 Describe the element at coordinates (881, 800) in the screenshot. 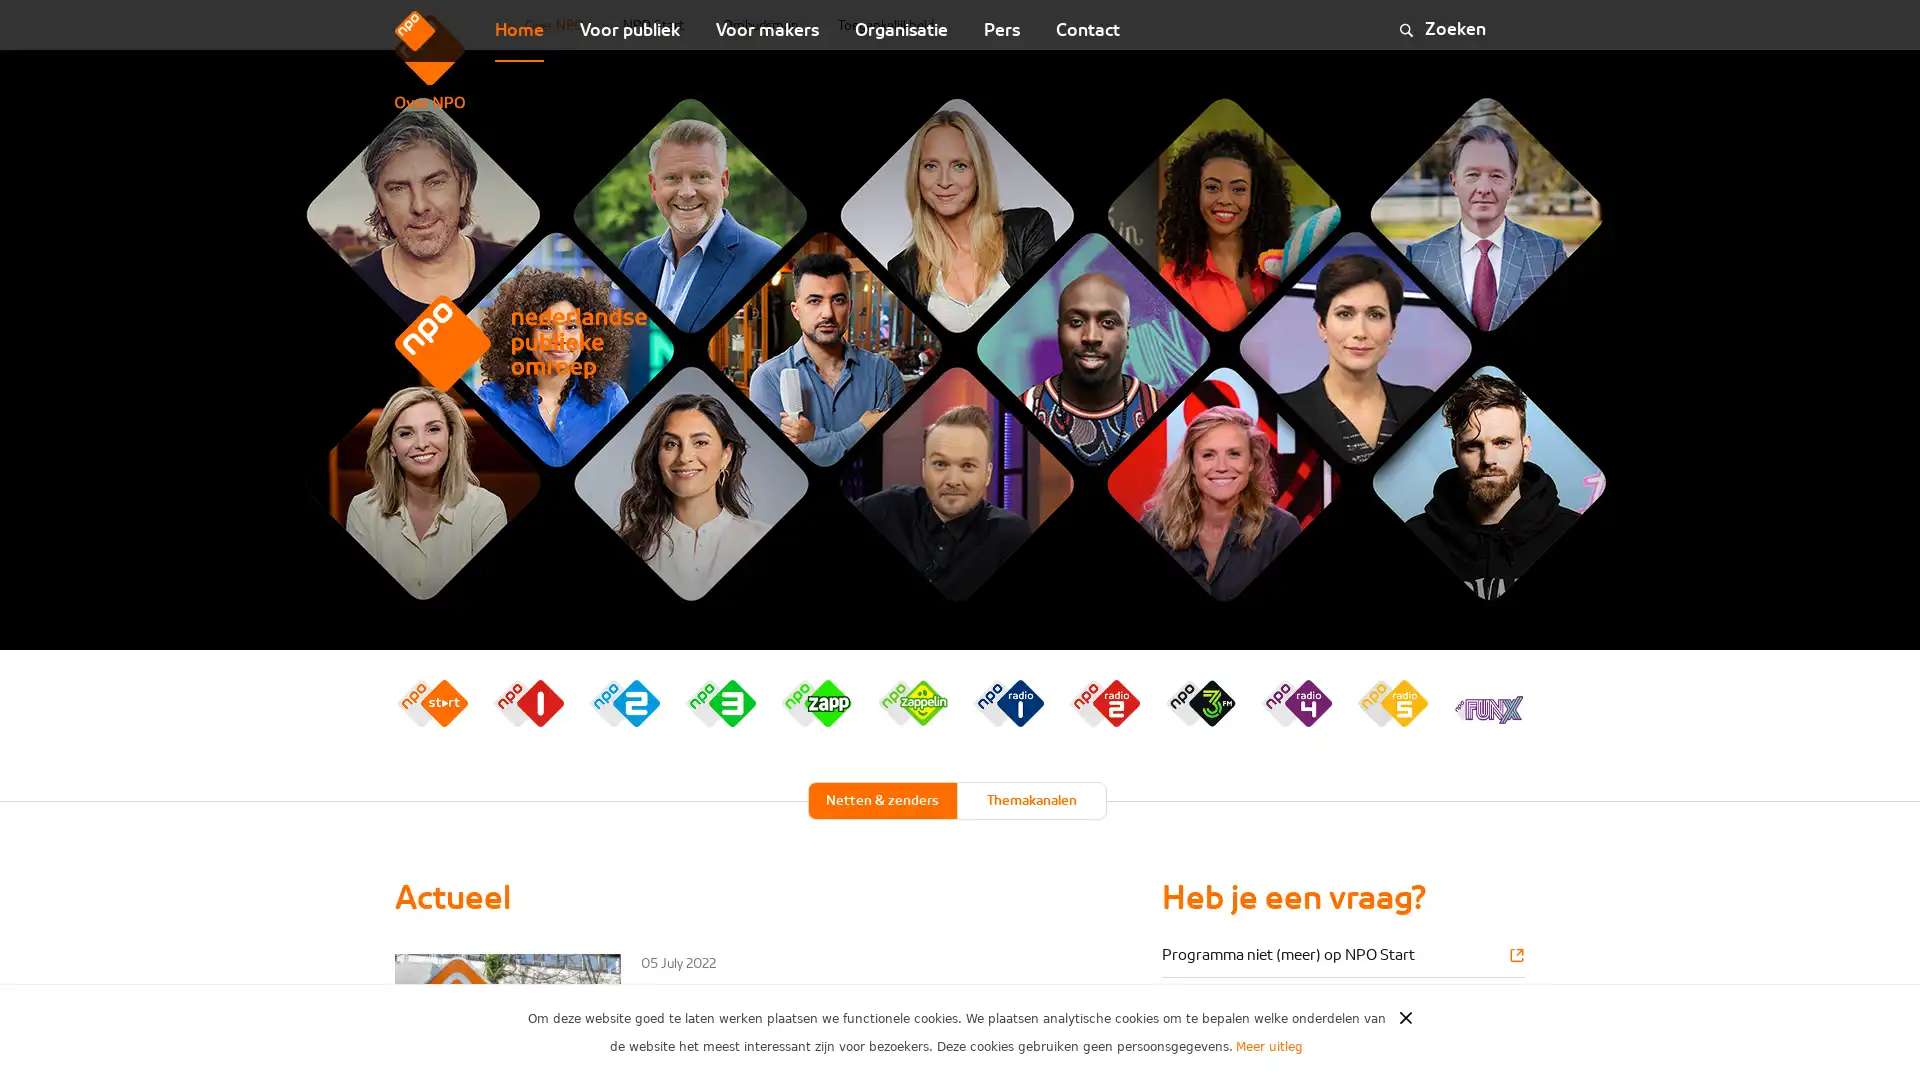

I see `Netten & zenders` at that location.